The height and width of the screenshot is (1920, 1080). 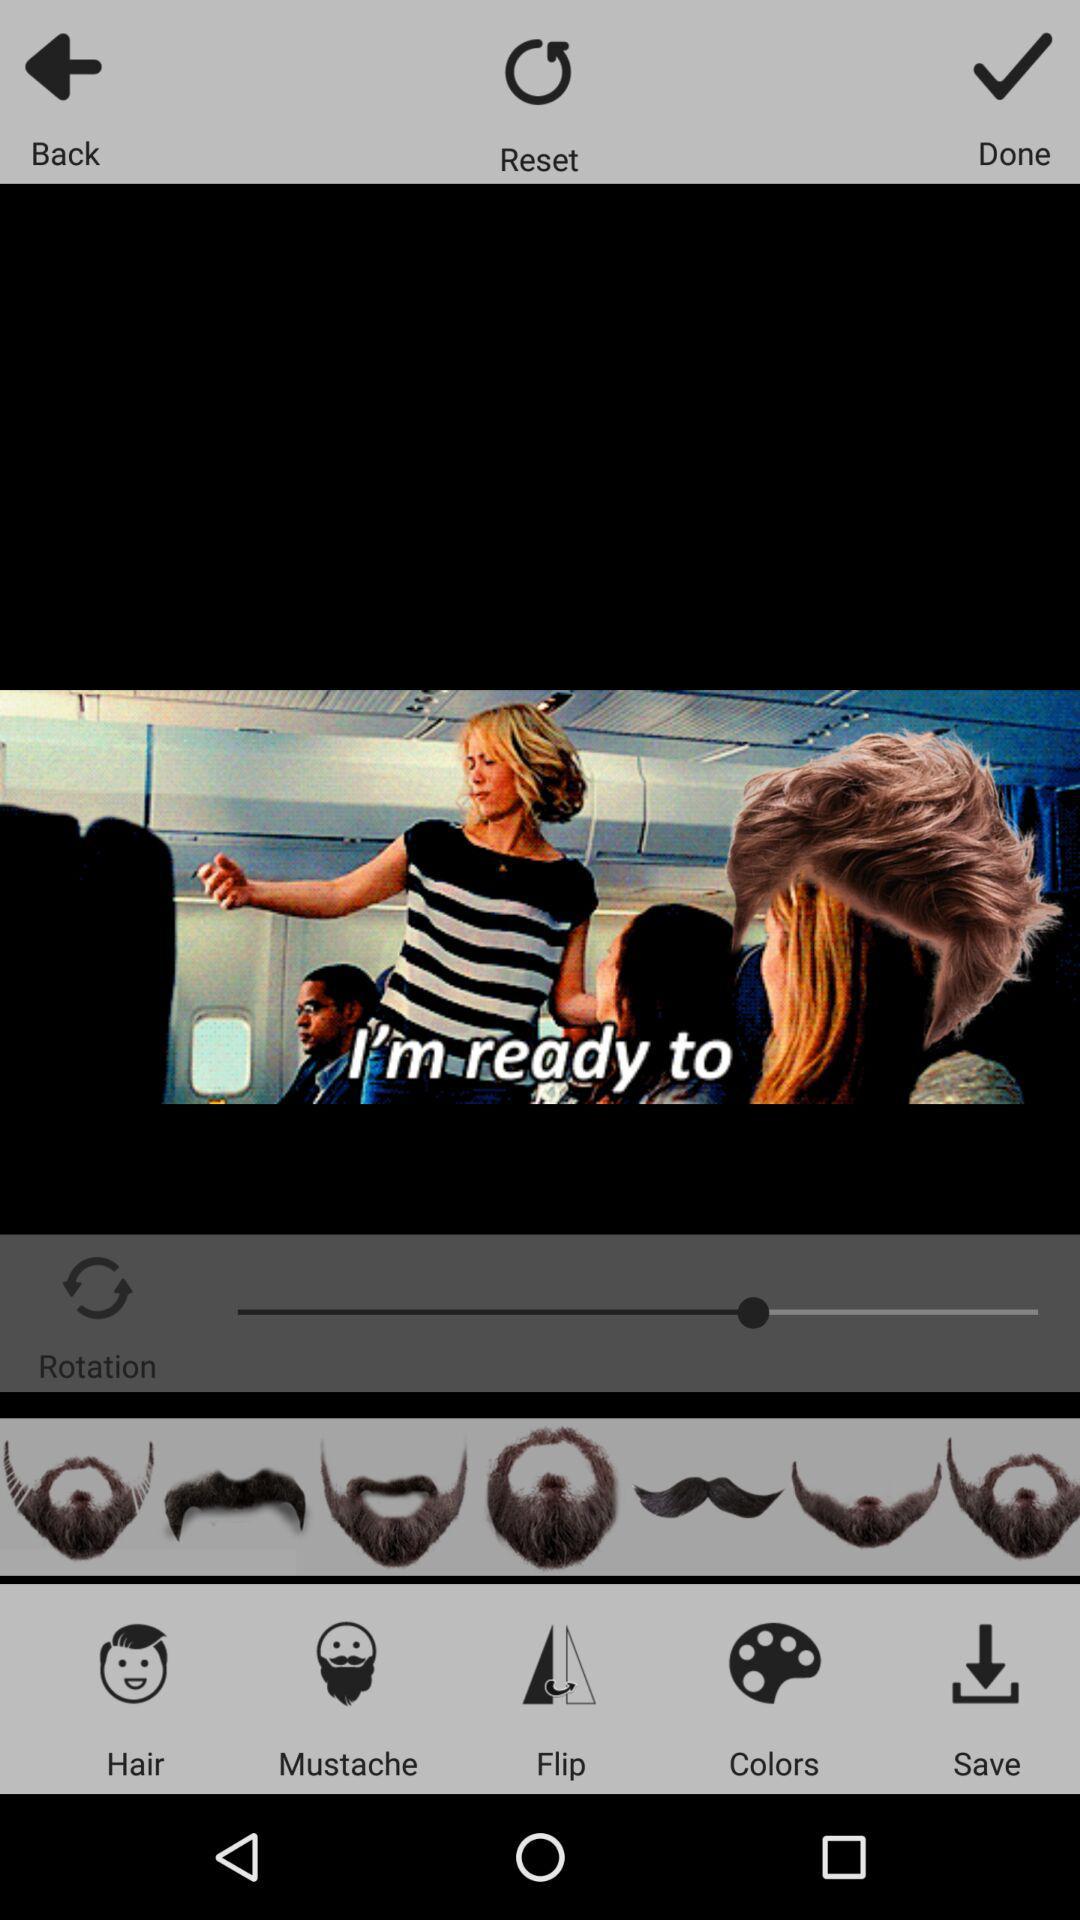 What do you see at coordinates (64, 65) in the screenshot?
I see `go back` at bounding box center [64, 65].